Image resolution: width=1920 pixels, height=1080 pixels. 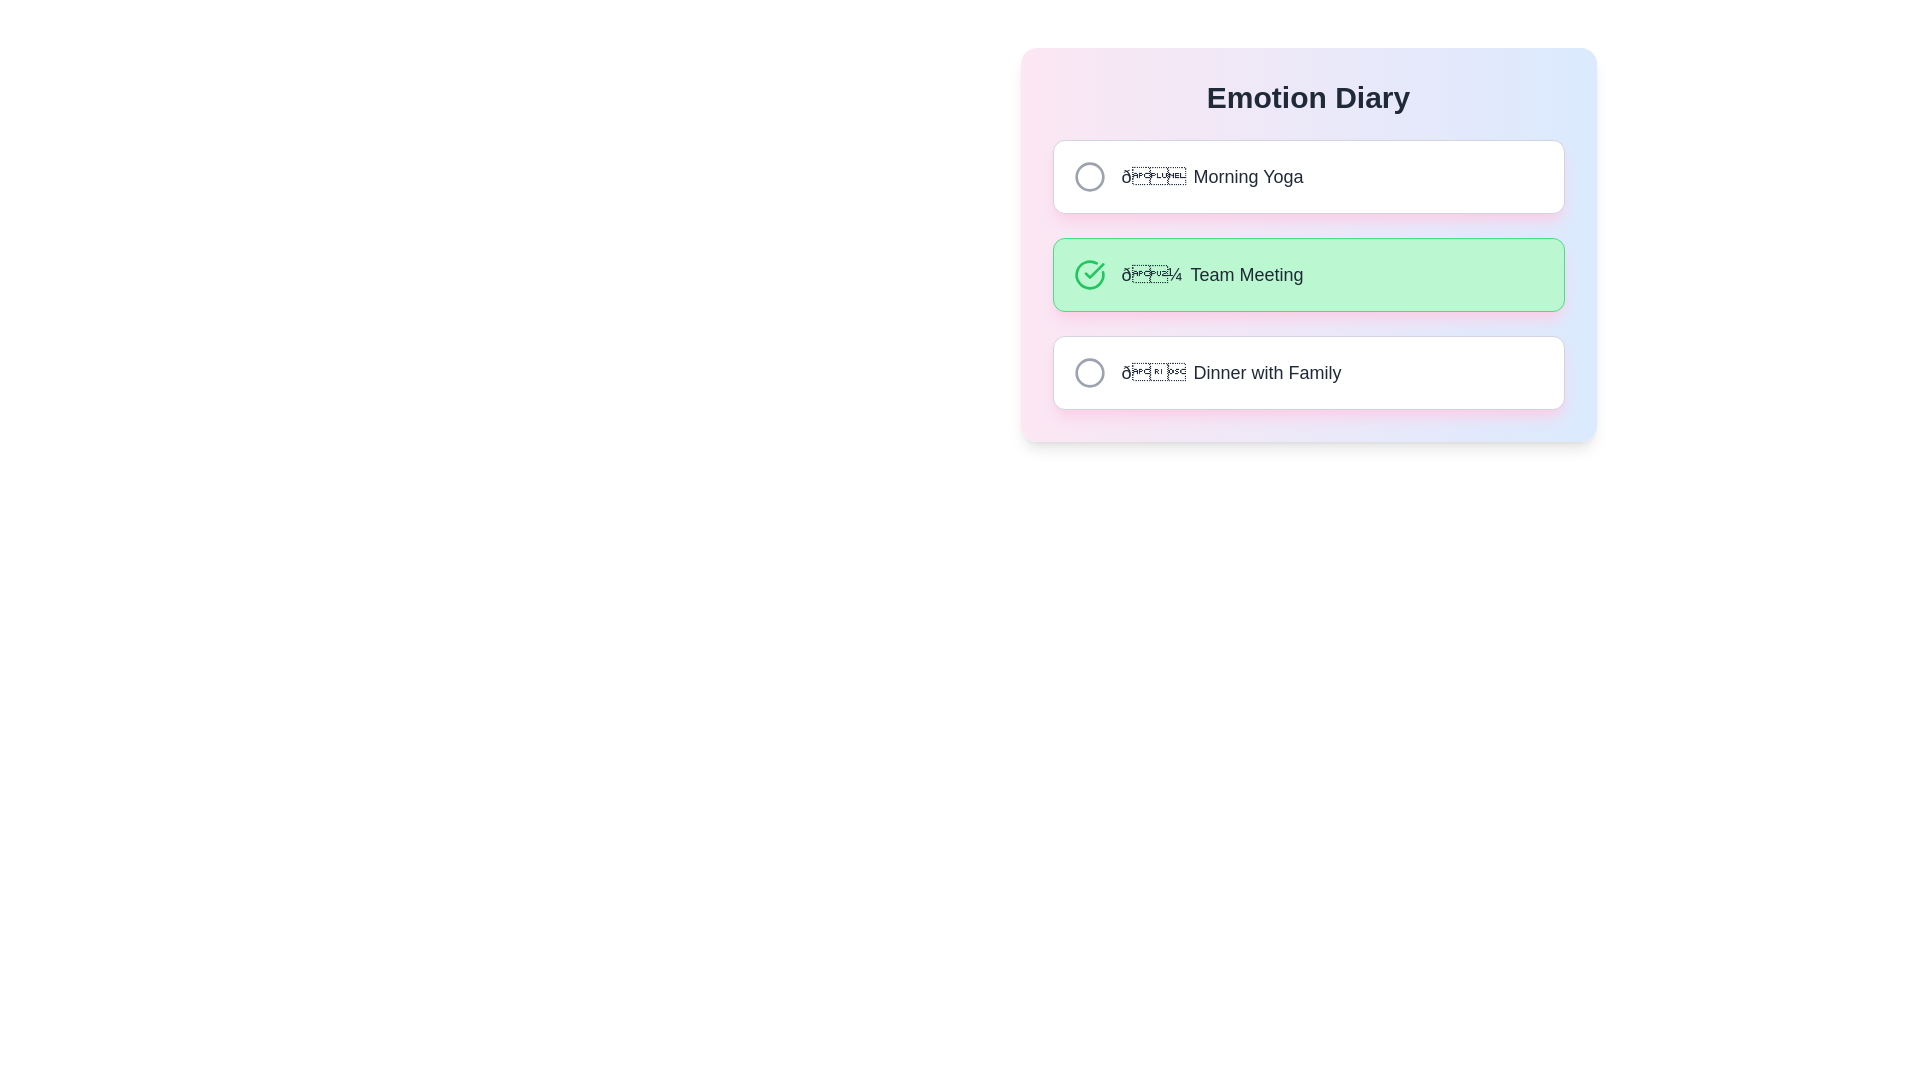 I want to click on the description and image of the diary entry 1, so click(x=1308, y=176).